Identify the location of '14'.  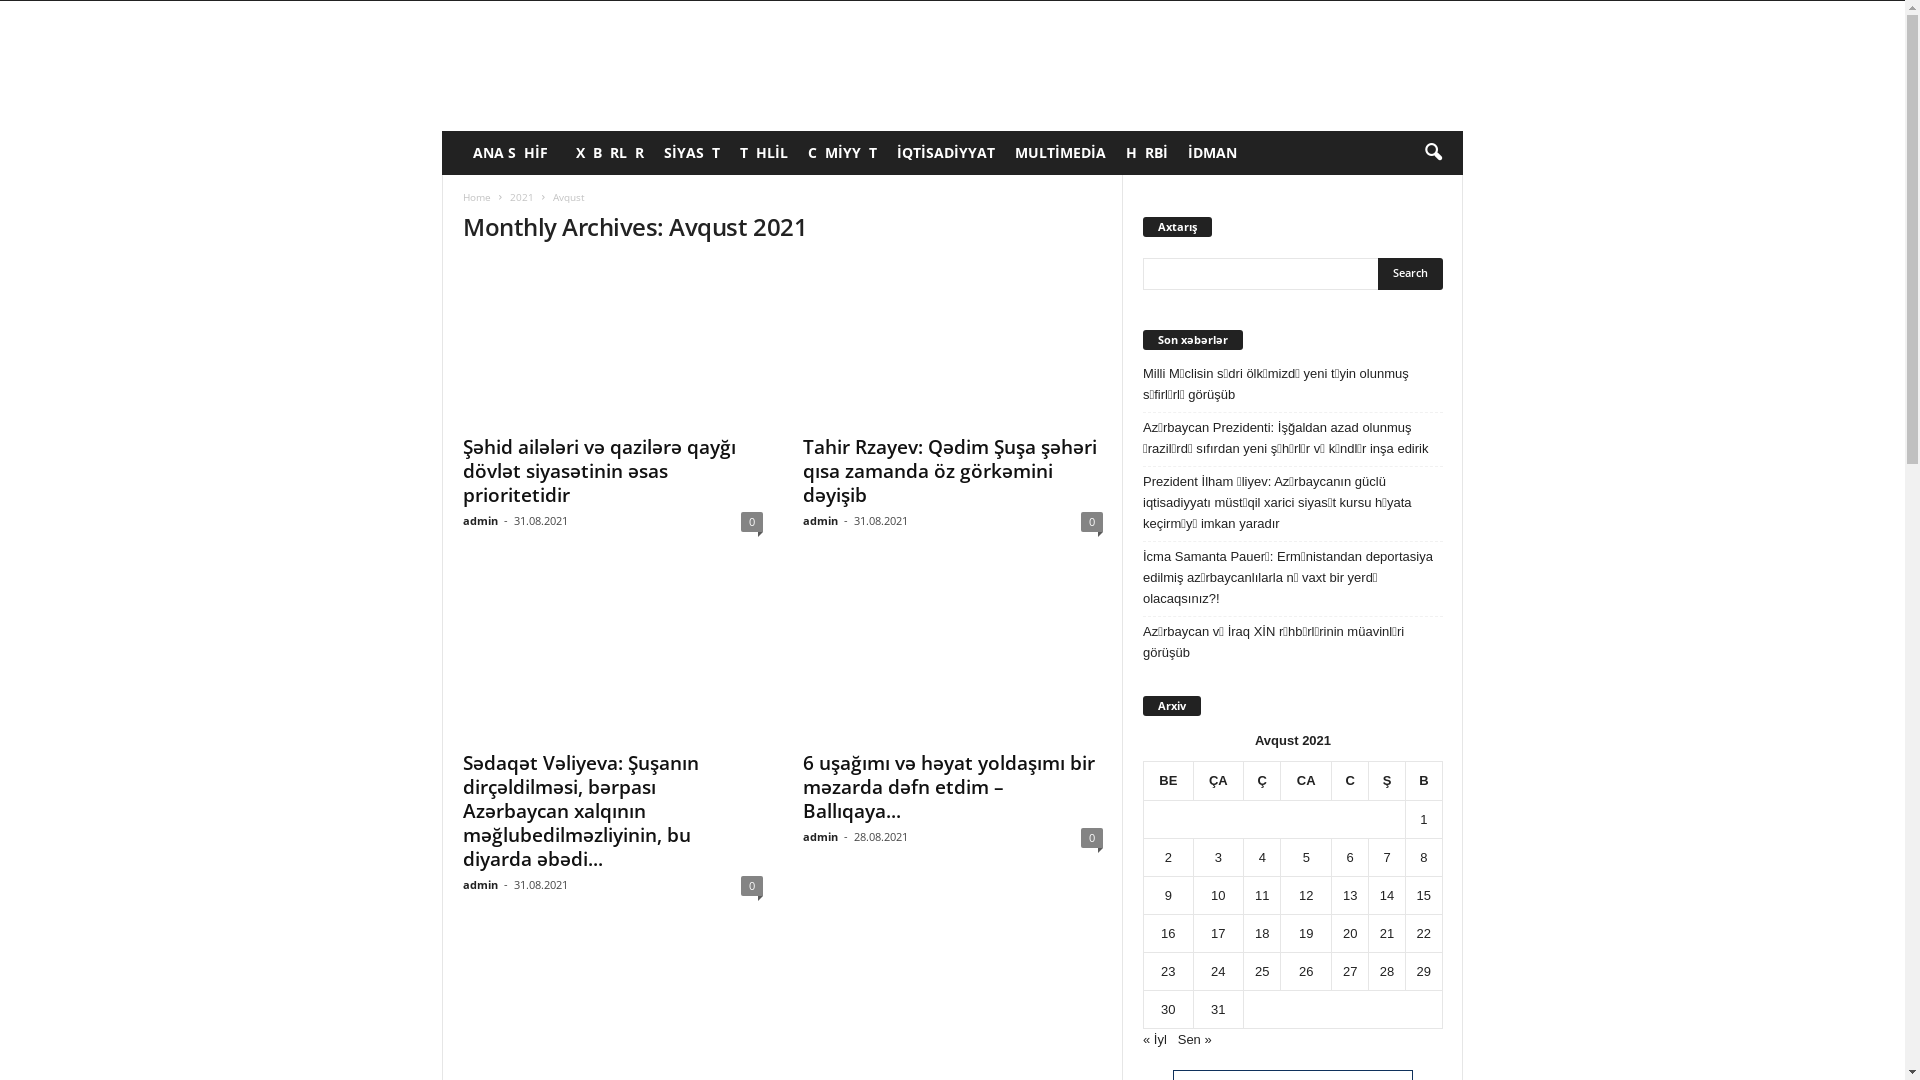
(1386, 894).